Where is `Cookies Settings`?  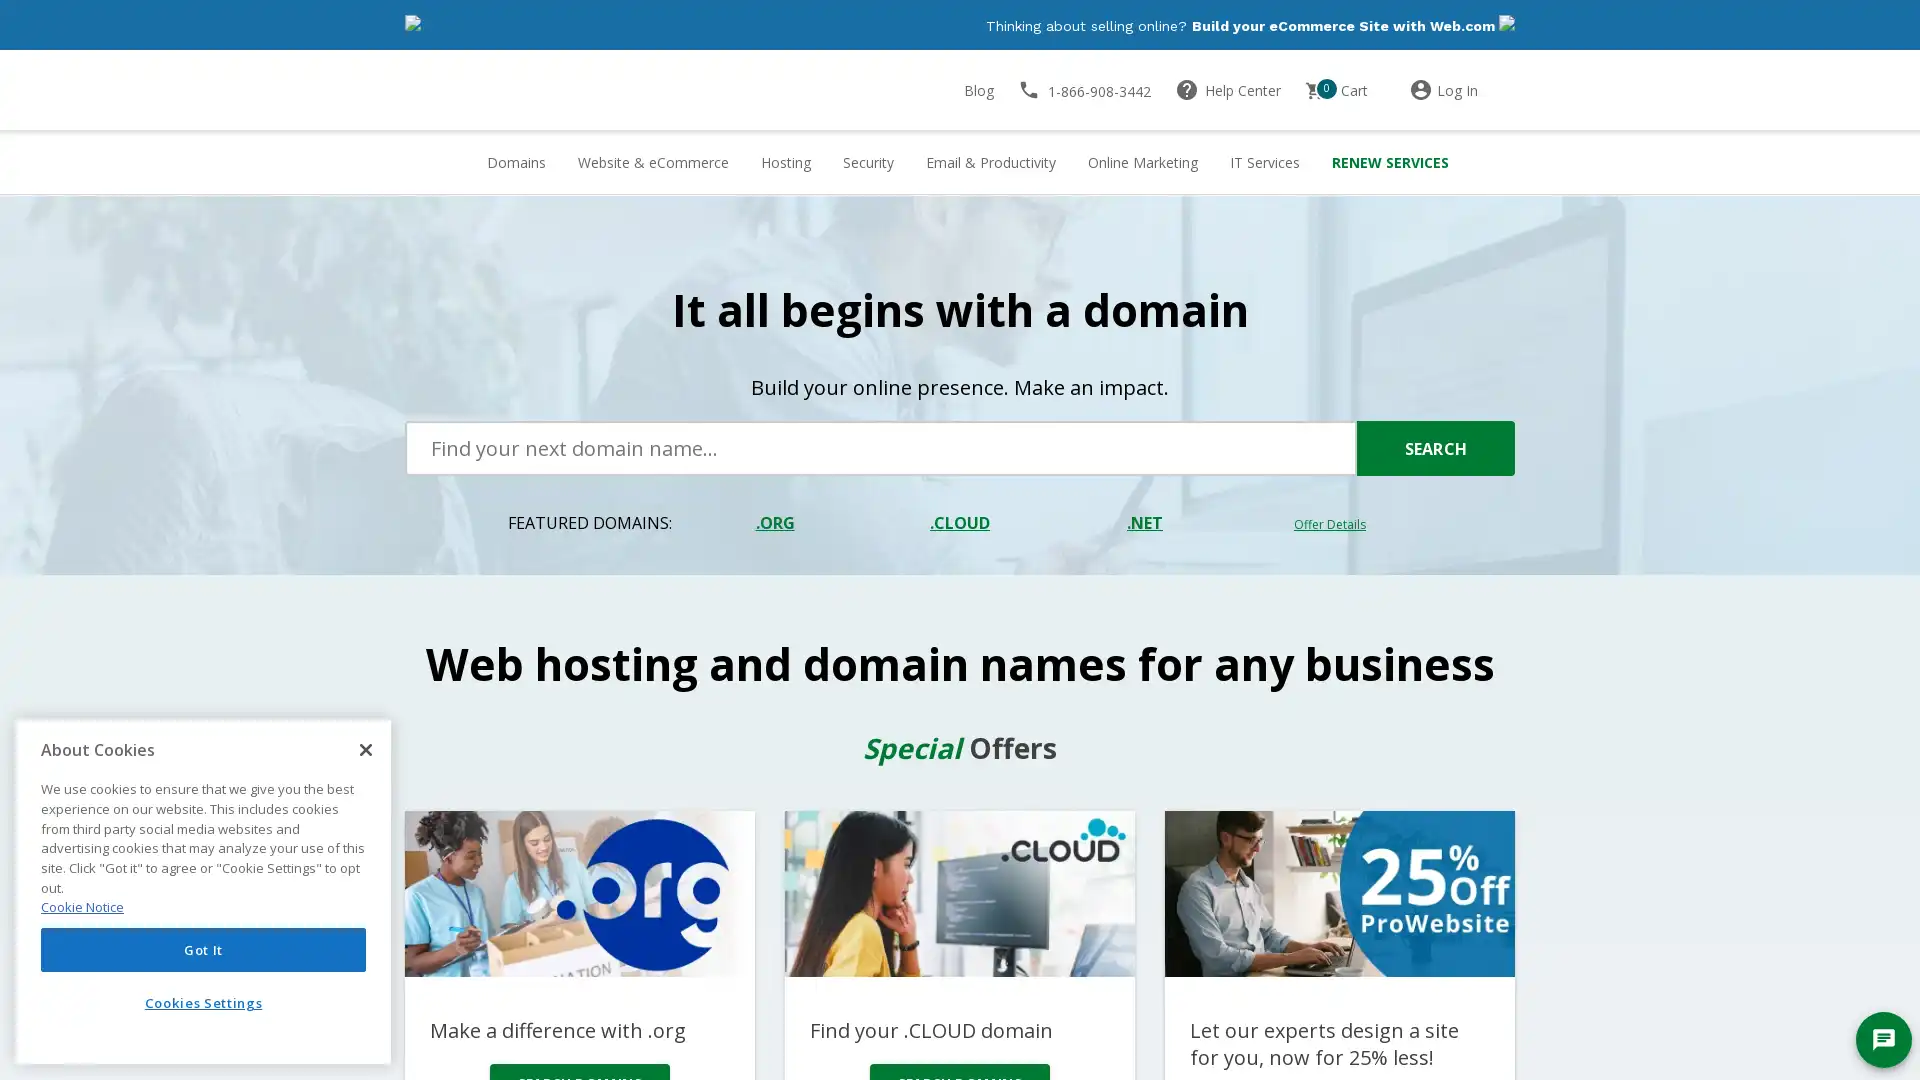 Cookies Settings is located at coordinates (203, 1002).